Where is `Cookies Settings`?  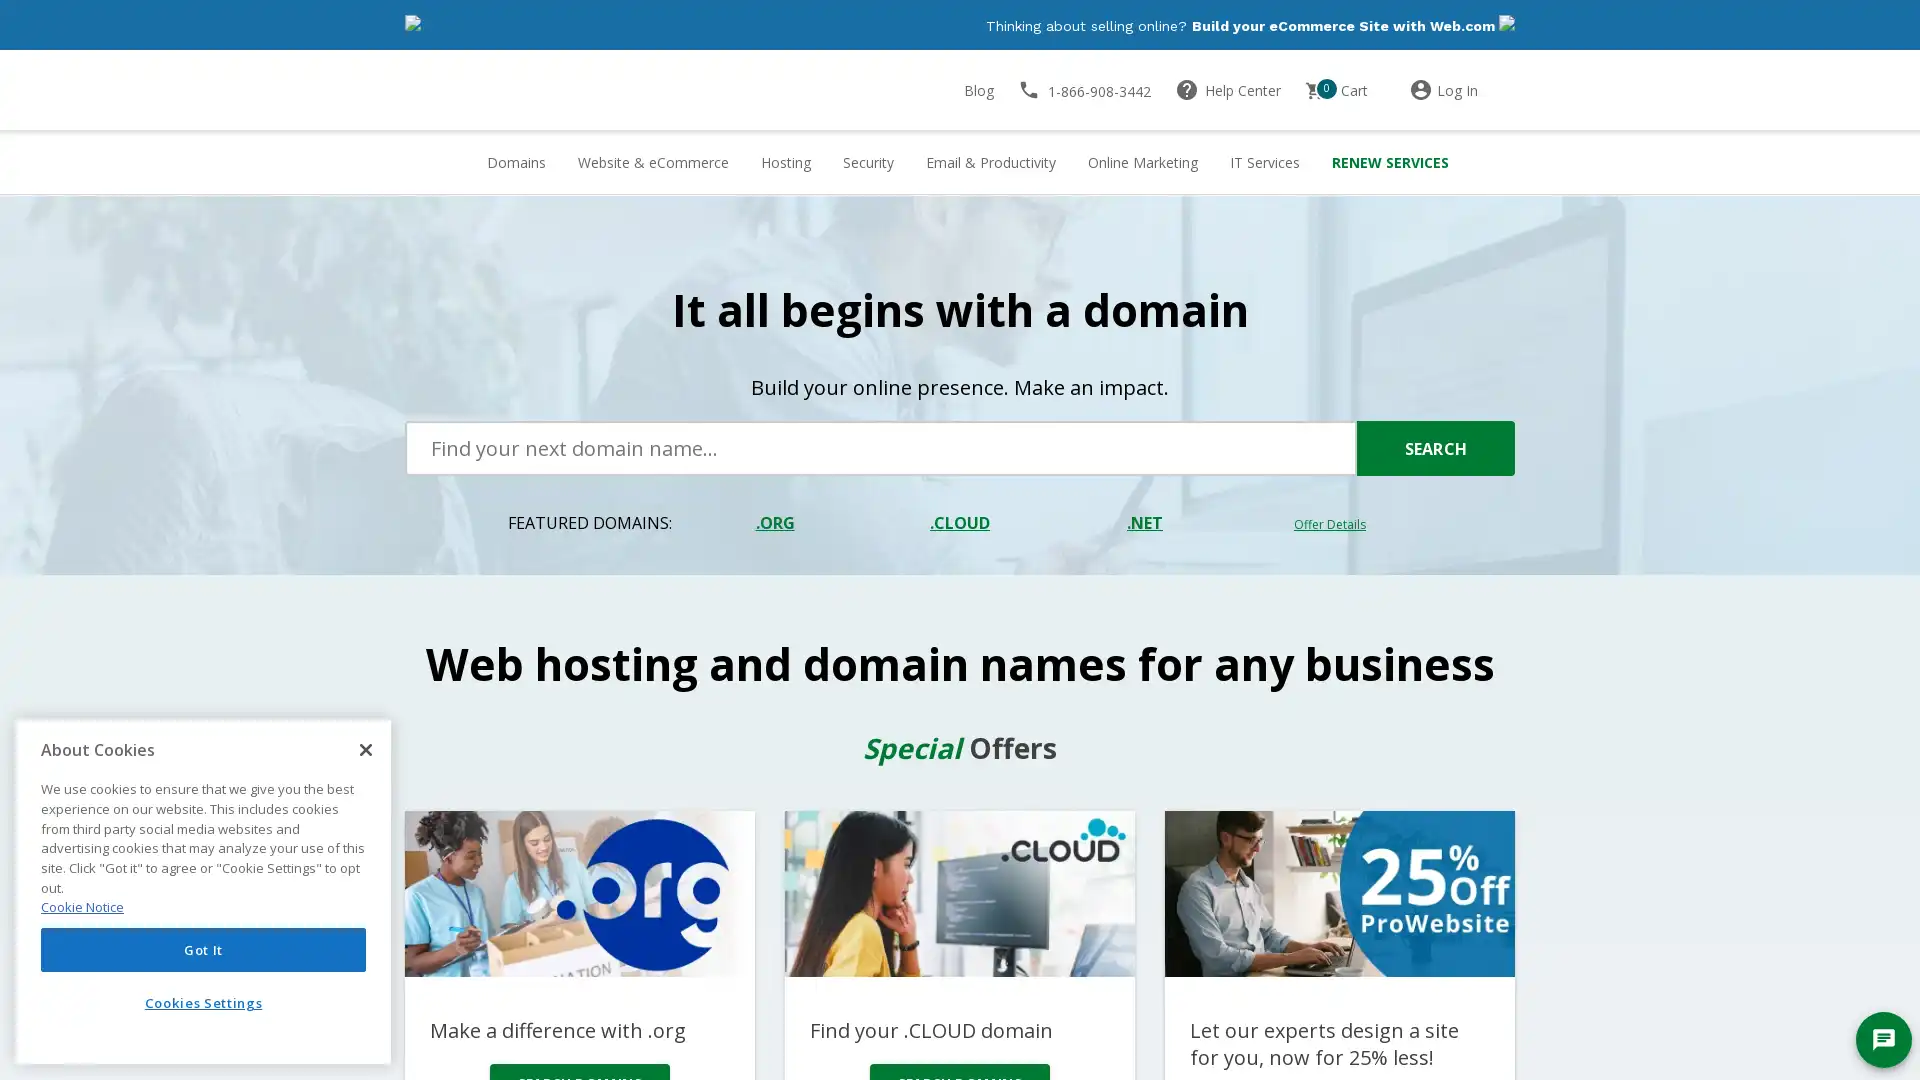 Cookies Settings is located at coordinates (203, 1002).